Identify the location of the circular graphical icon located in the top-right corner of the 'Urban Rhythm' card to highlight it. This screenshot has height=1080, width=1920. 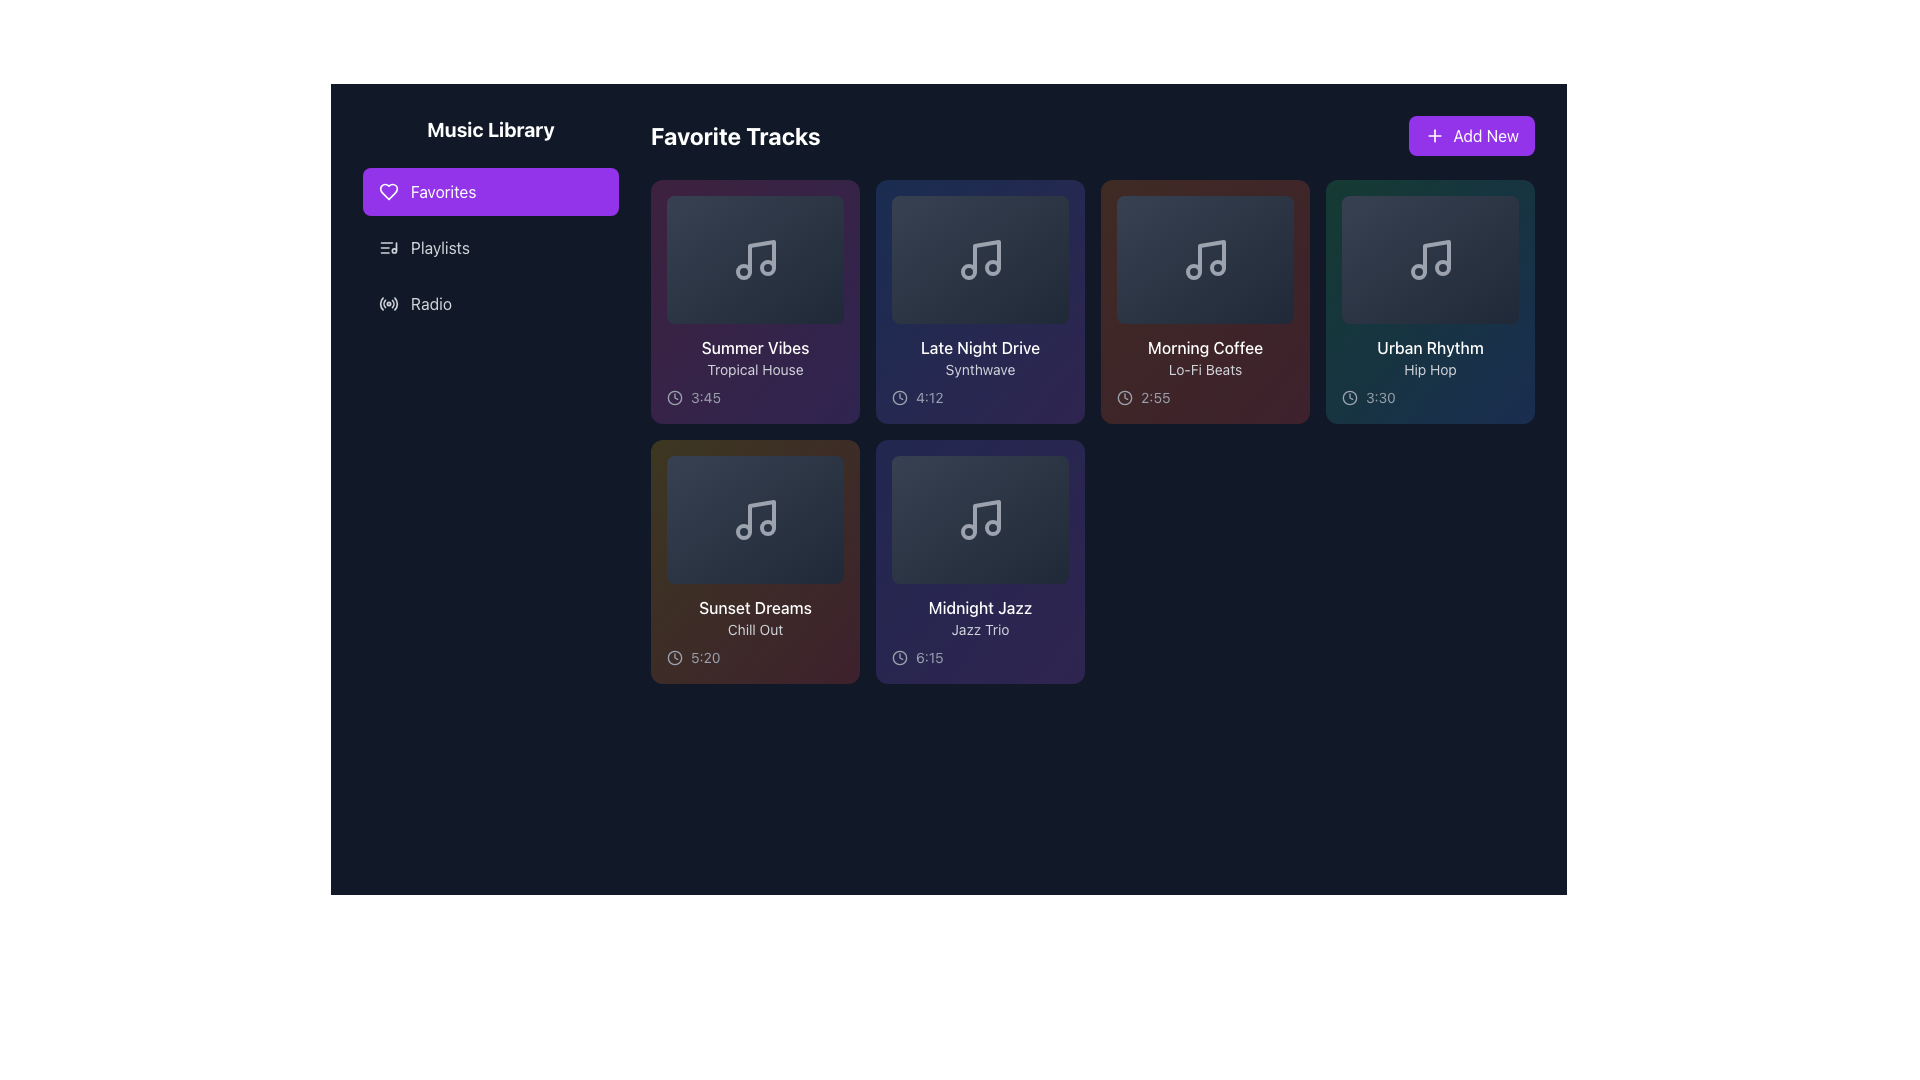
(1507, 208).